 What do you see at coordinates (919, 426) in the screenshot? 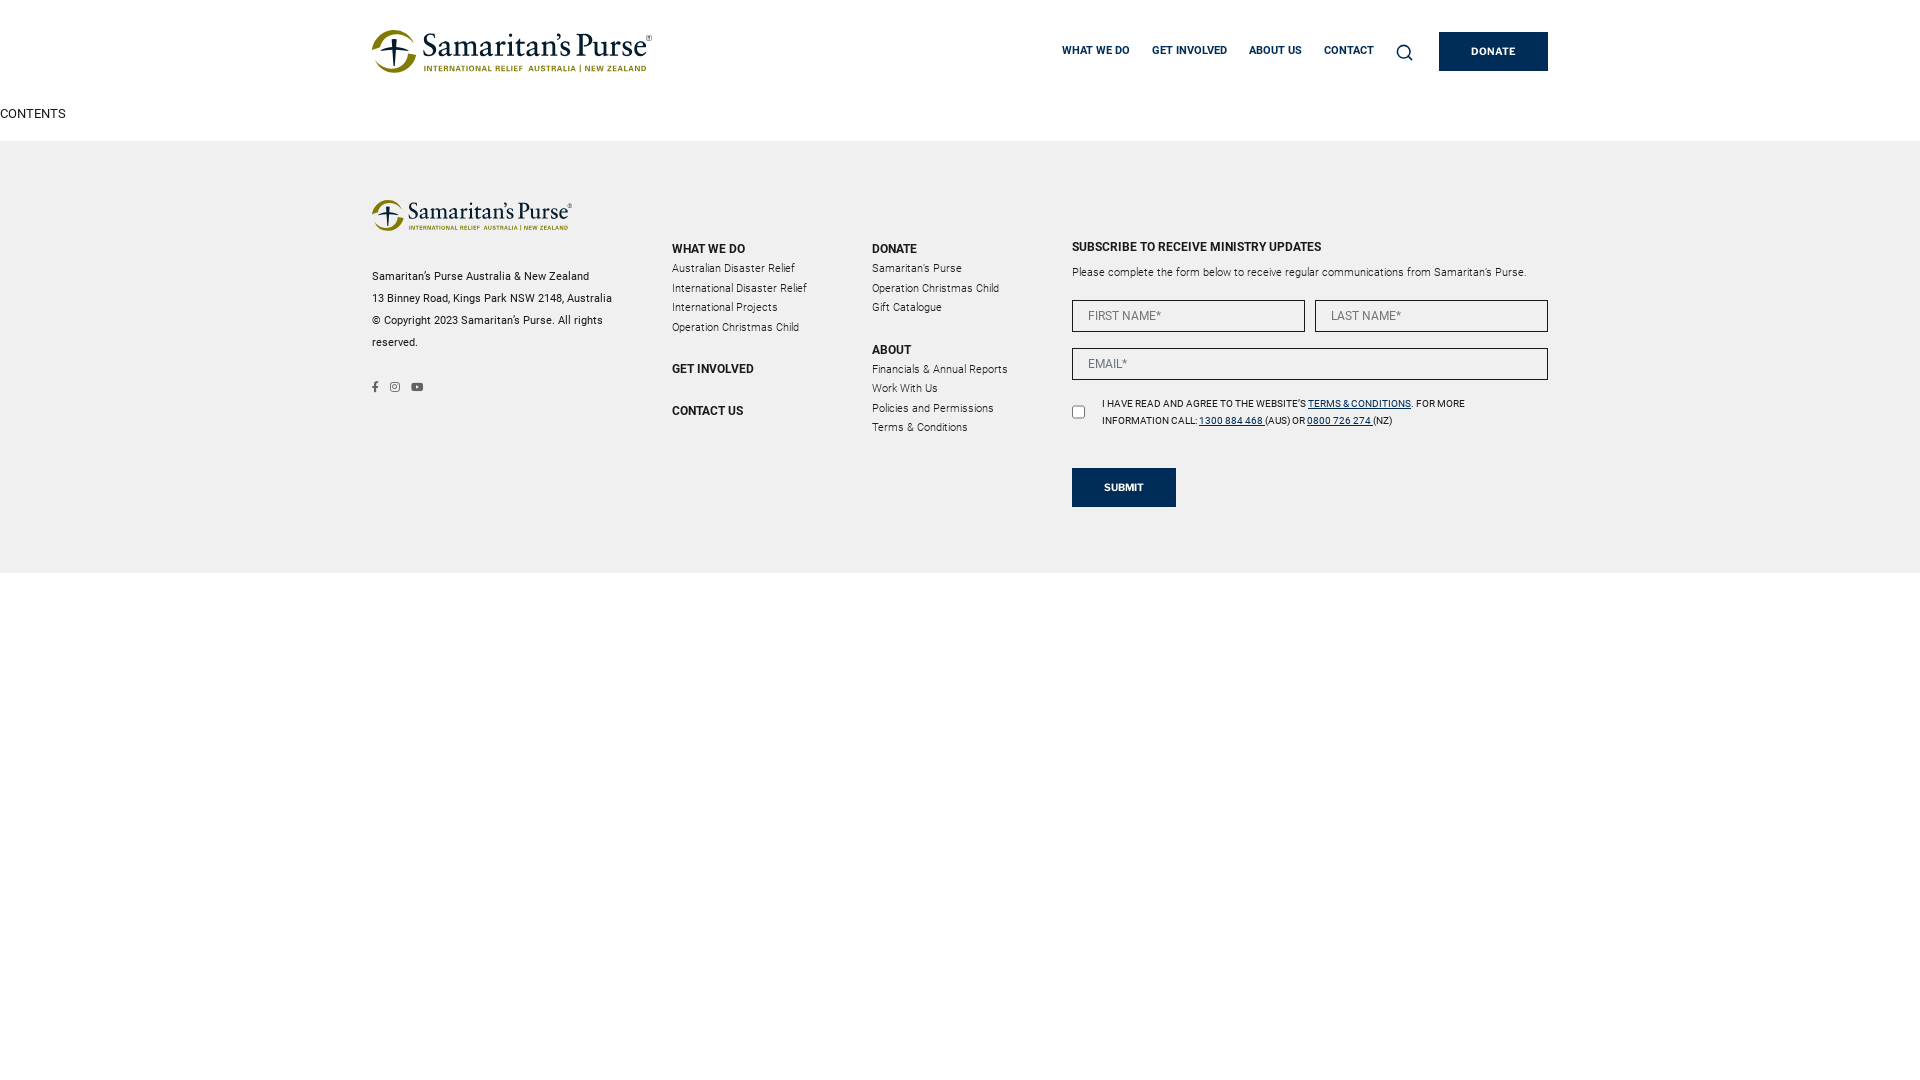
I see `'Terms & Conditions'` at bounding box center [919, 426].